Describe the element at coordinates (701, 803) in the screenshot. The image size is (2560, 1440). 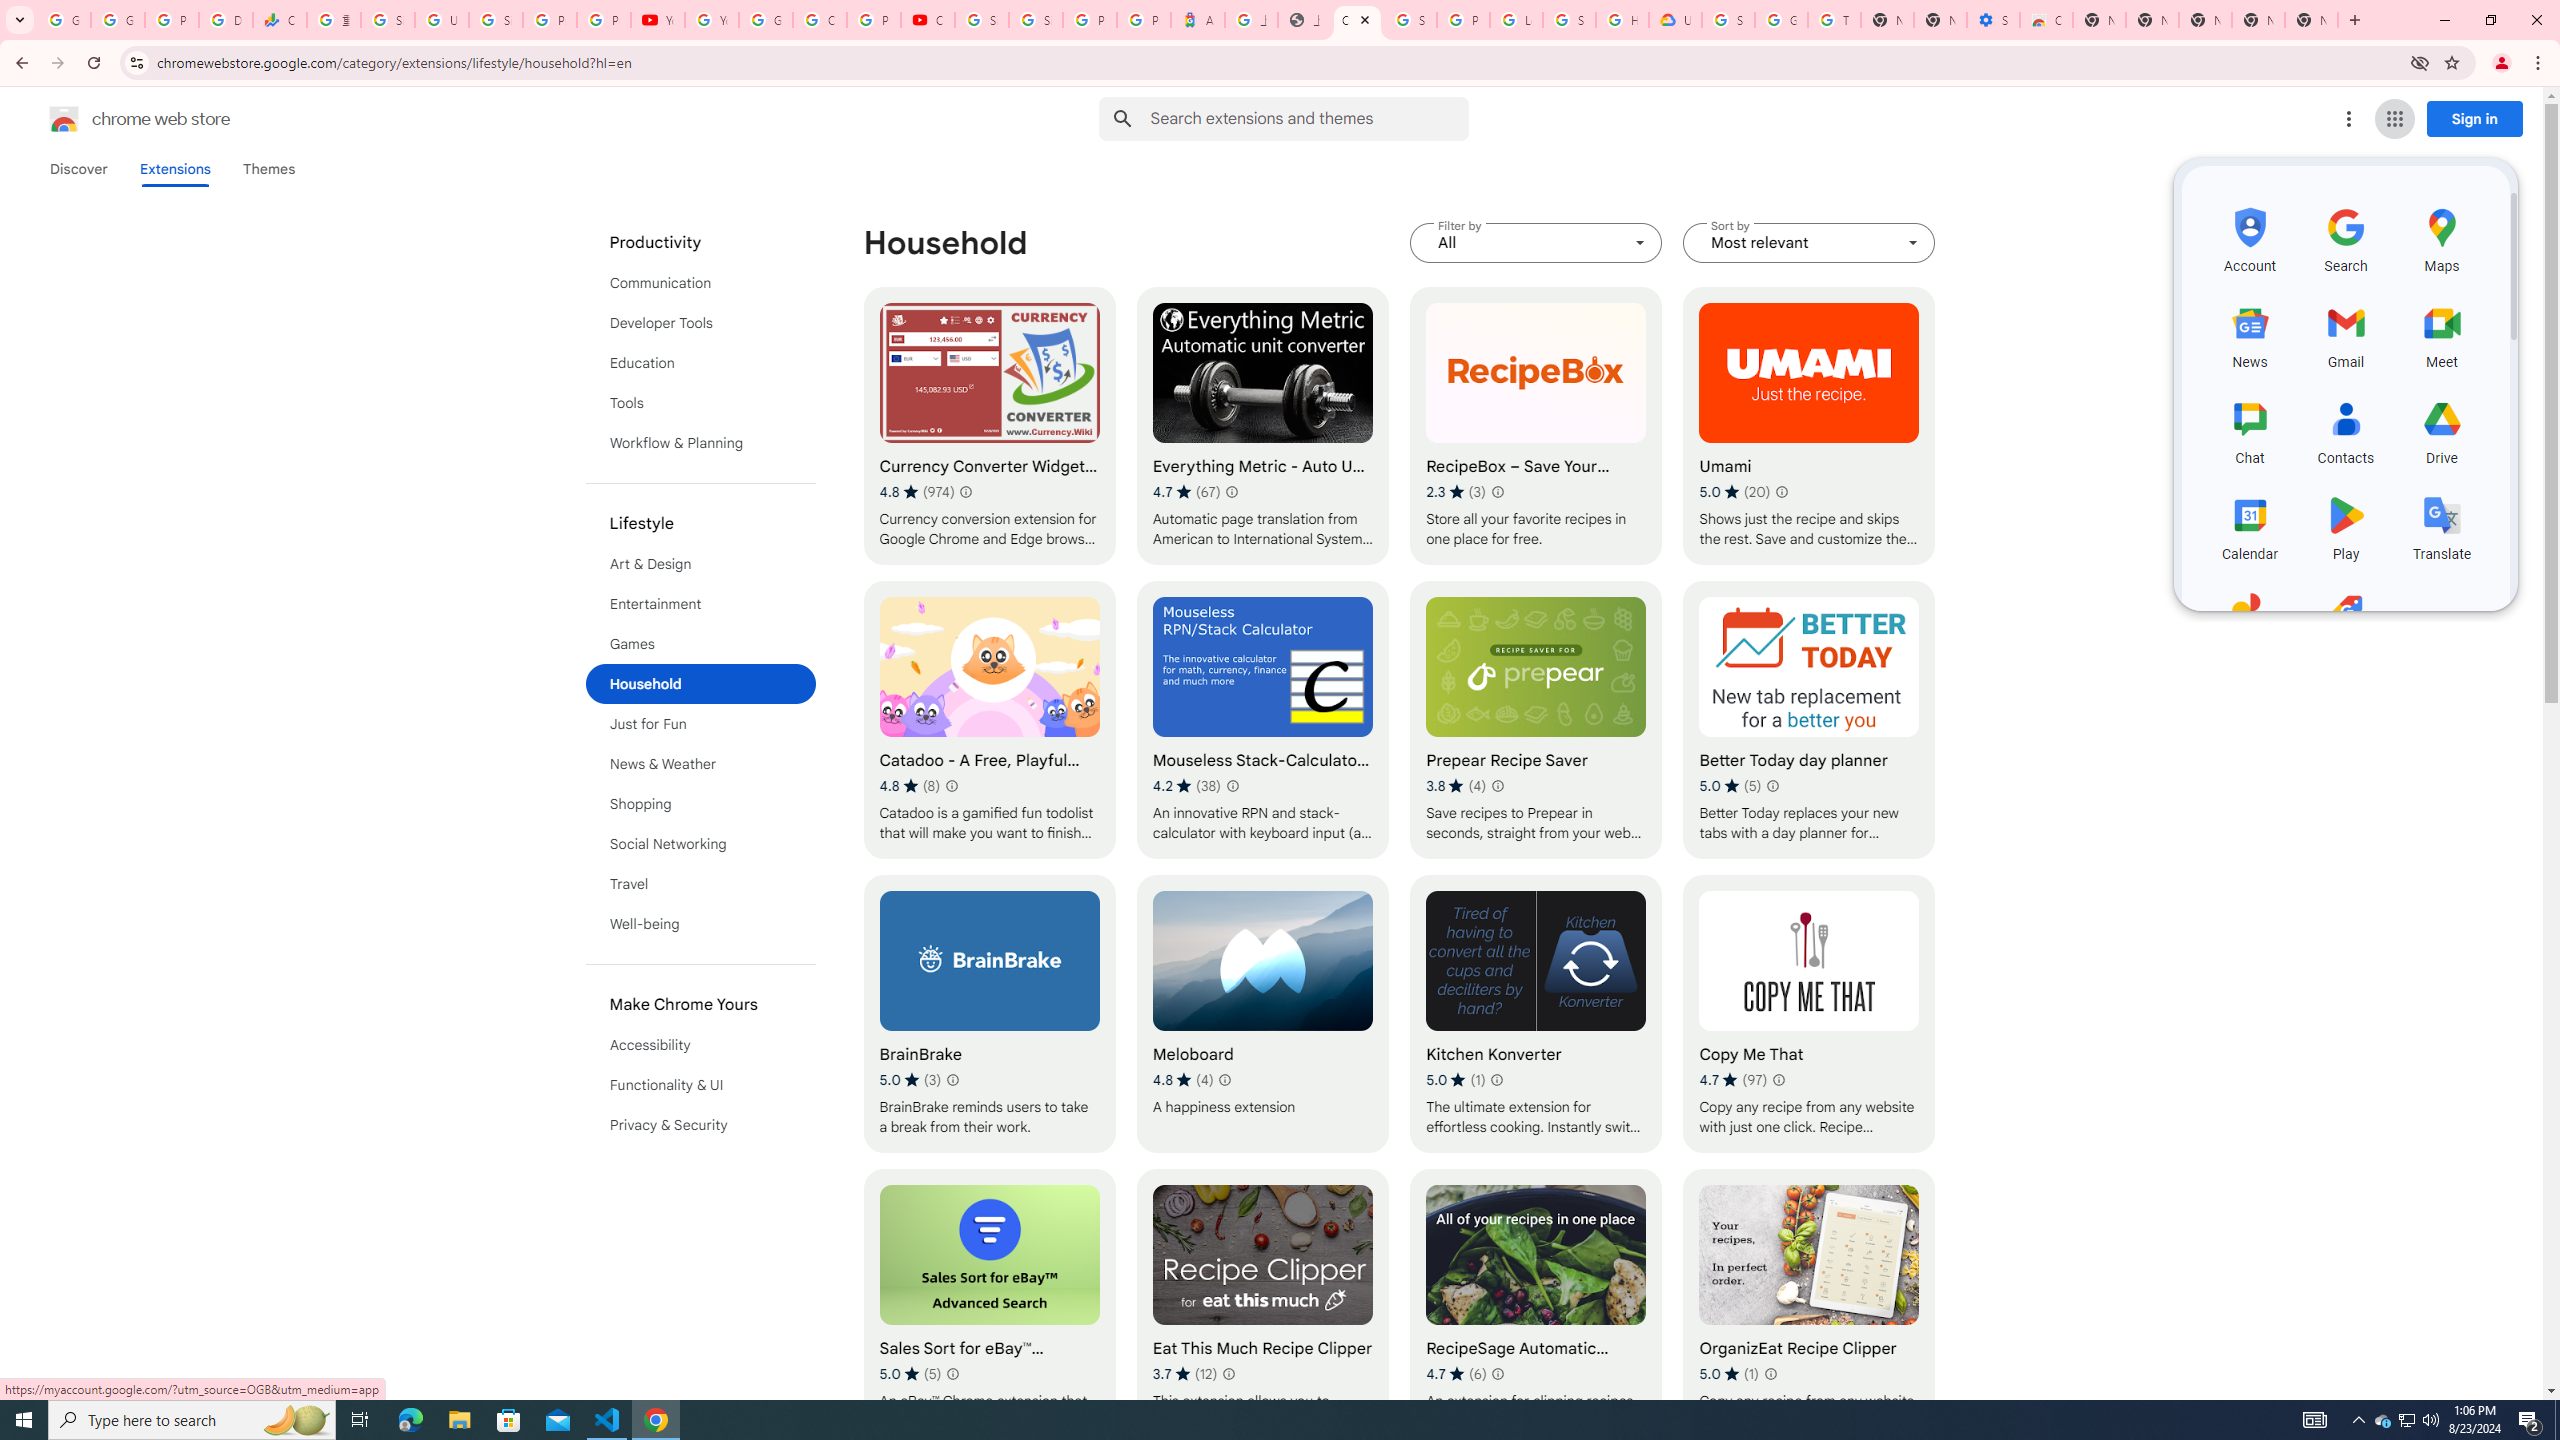
I see `'Shopping'` at that location.